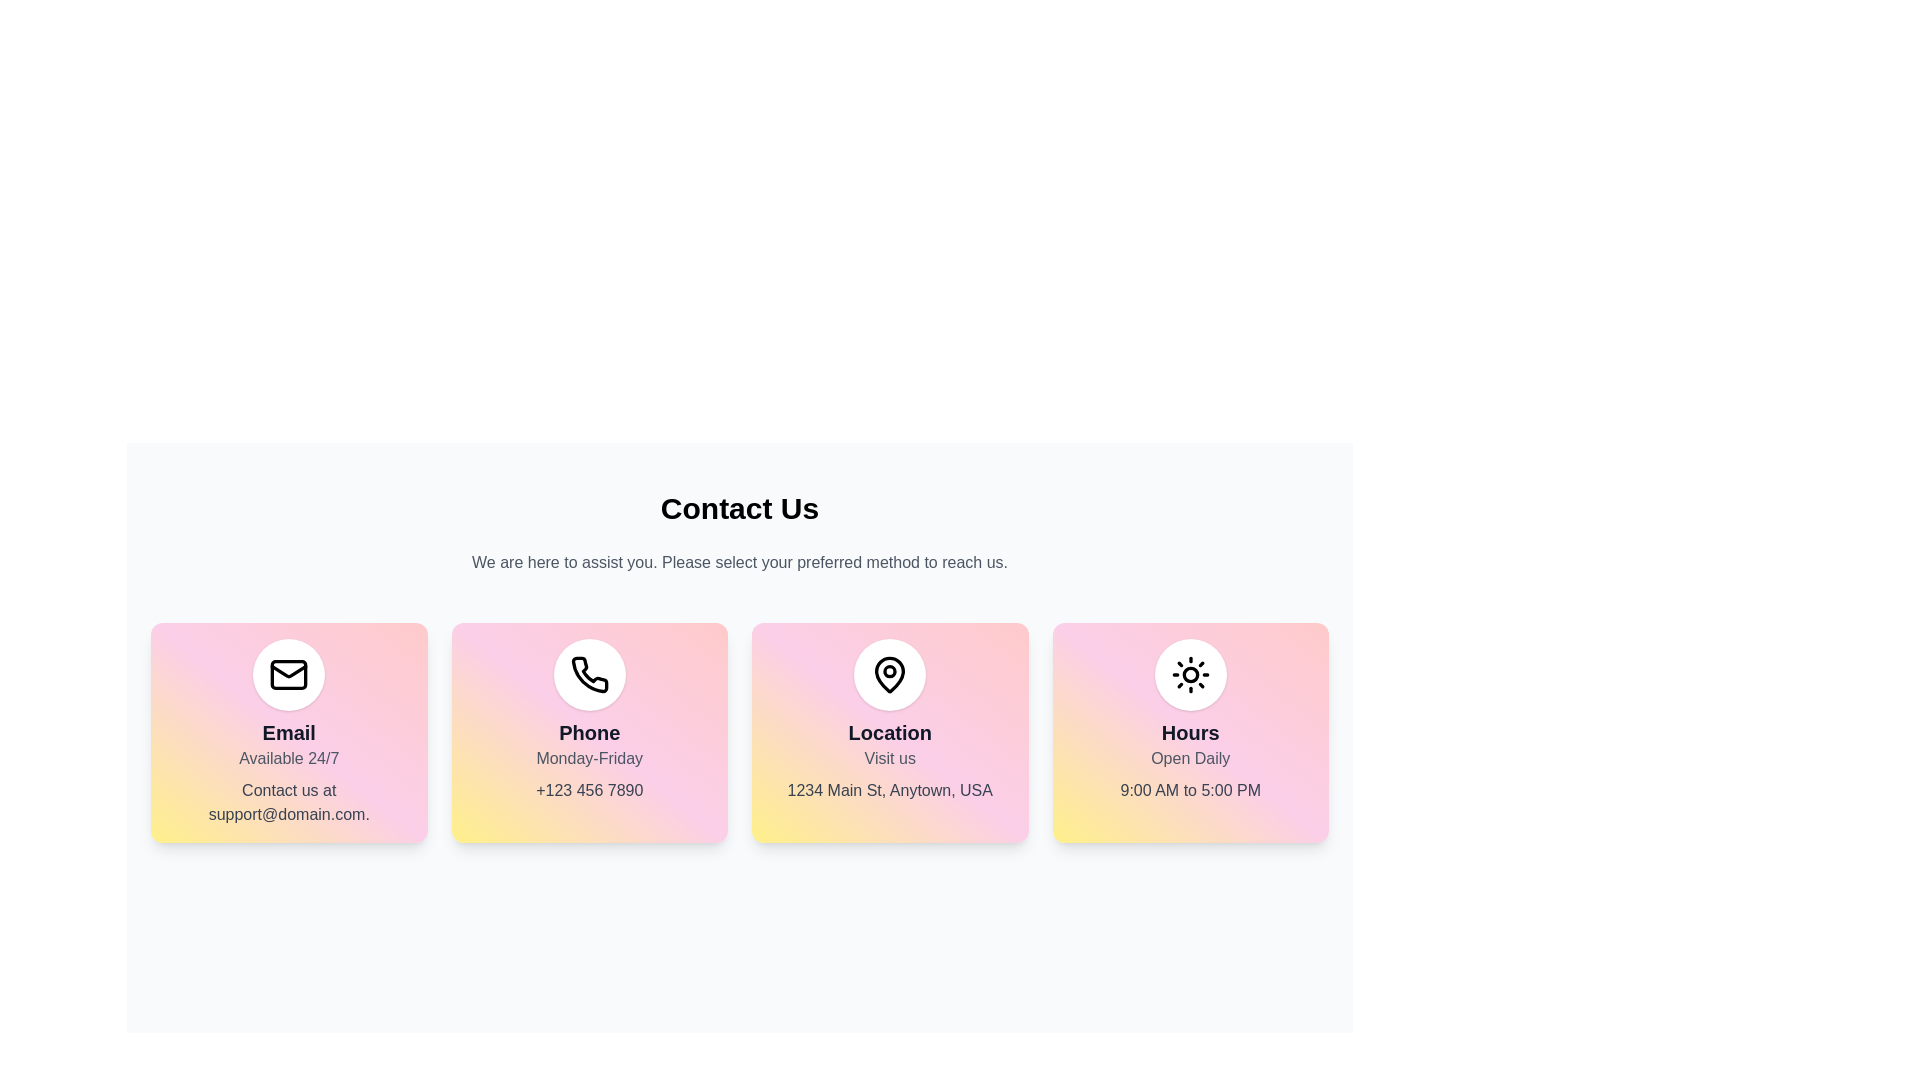  What do you see at coordinates (588, 675) in the screenshot?
I see `the 'Phone' icon, which is centrally located in the second card of a grid labeled 'Phone'` at bounding box center [588, 675].